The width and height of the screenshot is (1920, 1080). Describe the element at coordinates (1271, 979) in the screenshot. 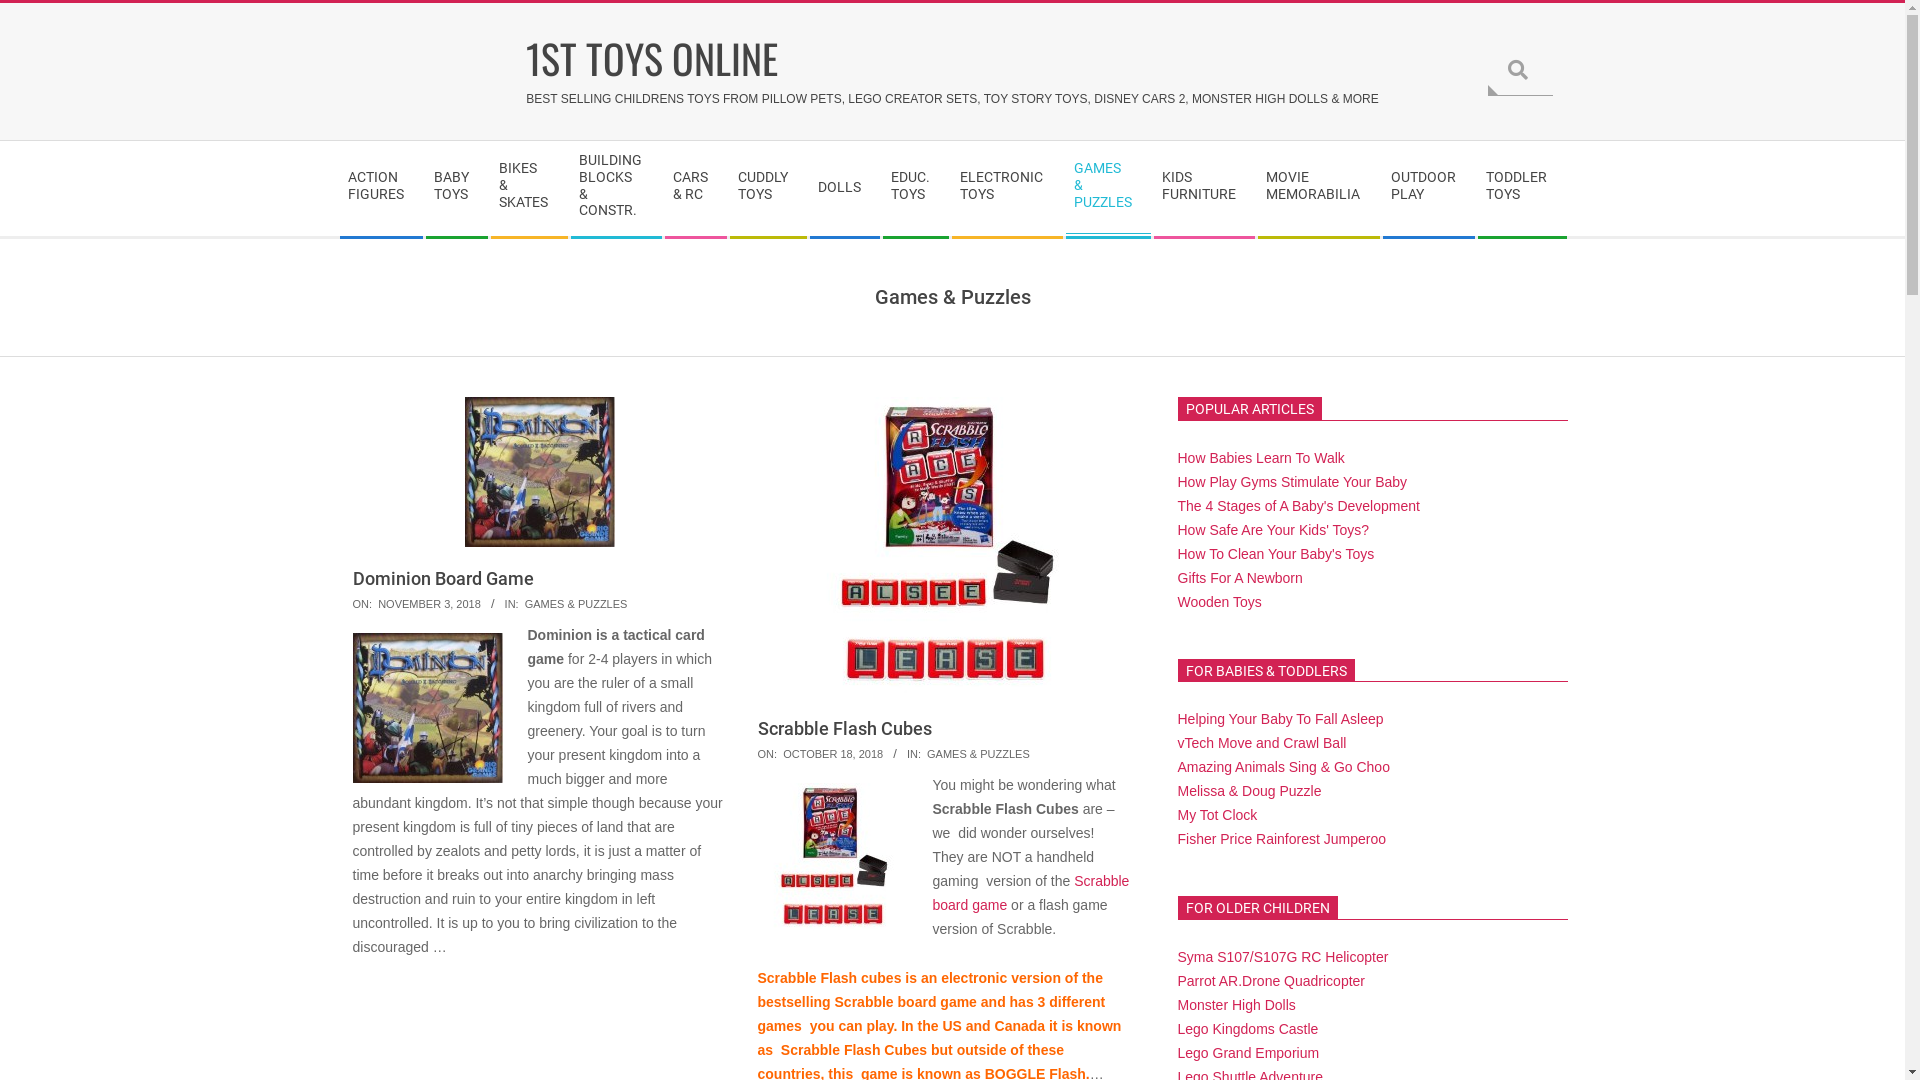

I see `'Parrot AR.Drone Quadricopter'` at that location.